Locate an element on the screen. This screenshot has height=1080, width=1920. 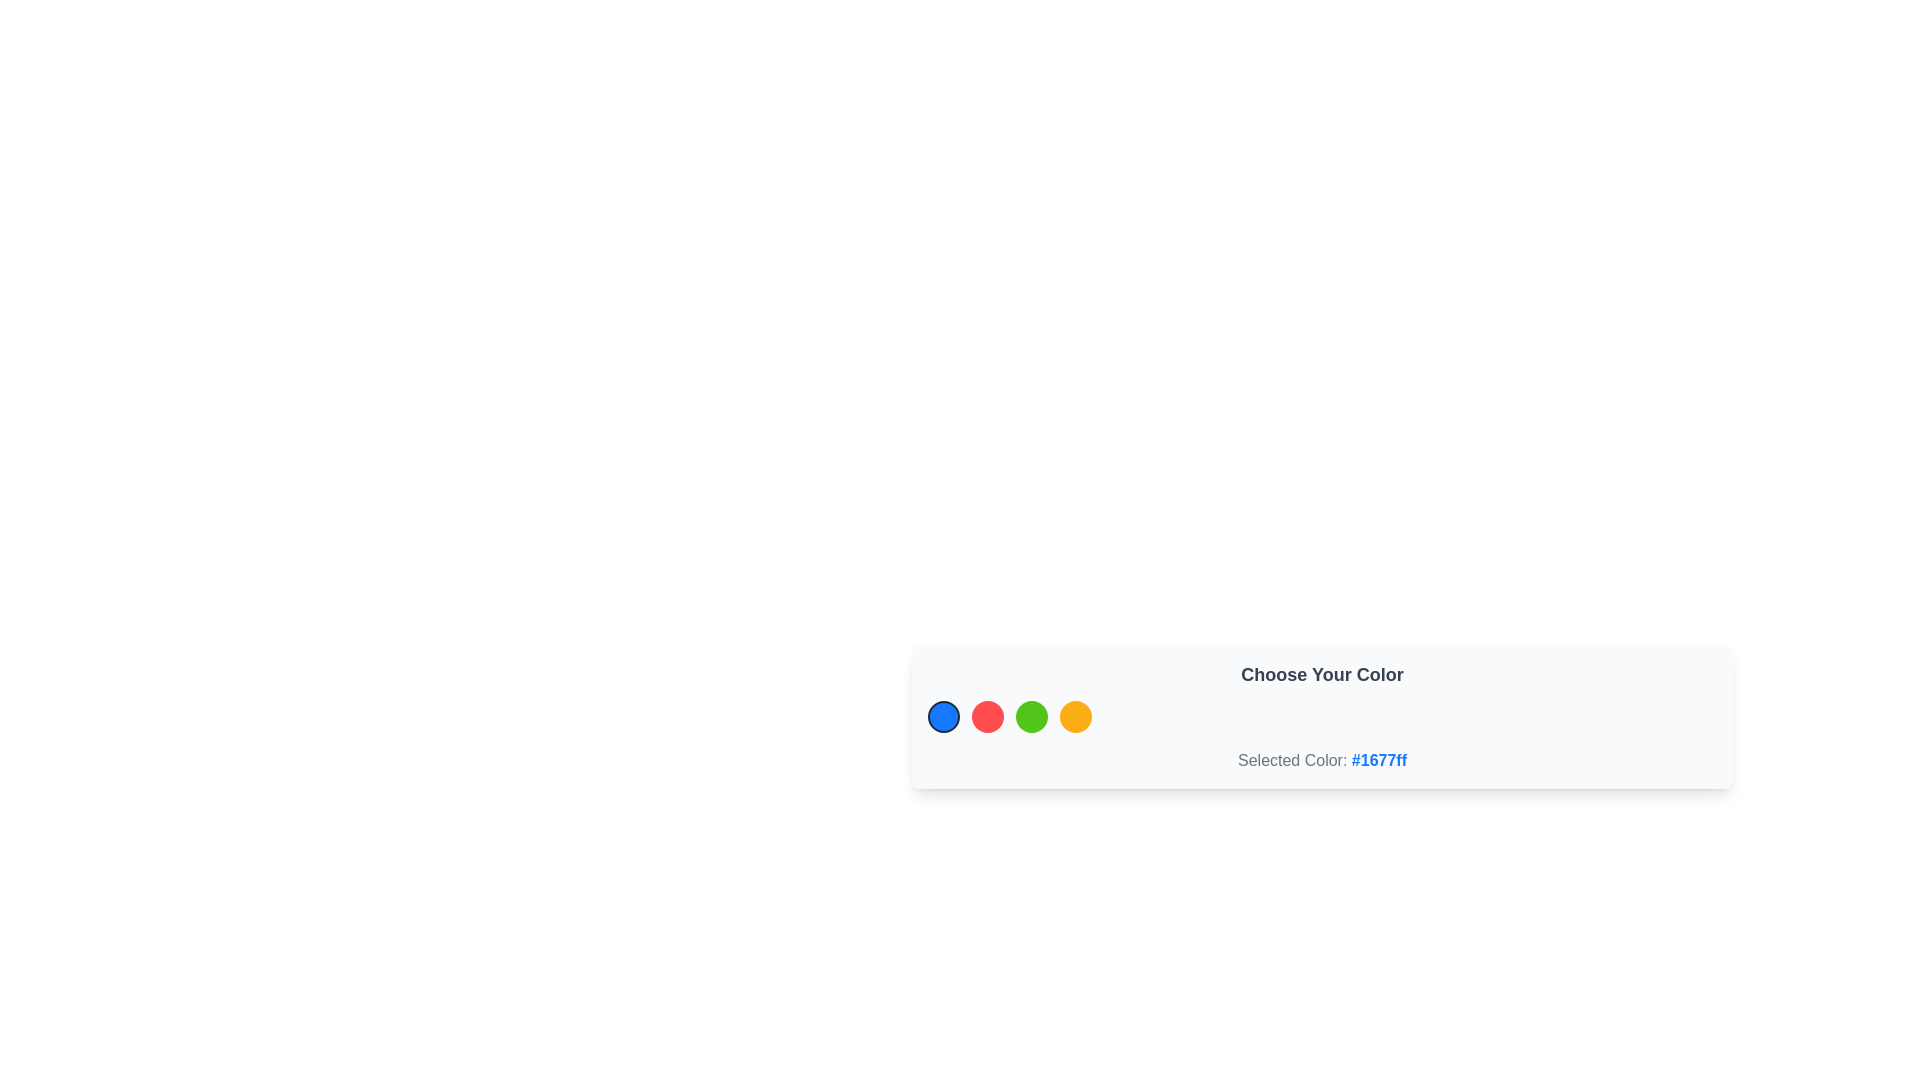
the second color selection button to choose the red color, which may reflect in the 'Selected Color' text or trigger other functionalities in the interface is located at coordinates (988, 716).